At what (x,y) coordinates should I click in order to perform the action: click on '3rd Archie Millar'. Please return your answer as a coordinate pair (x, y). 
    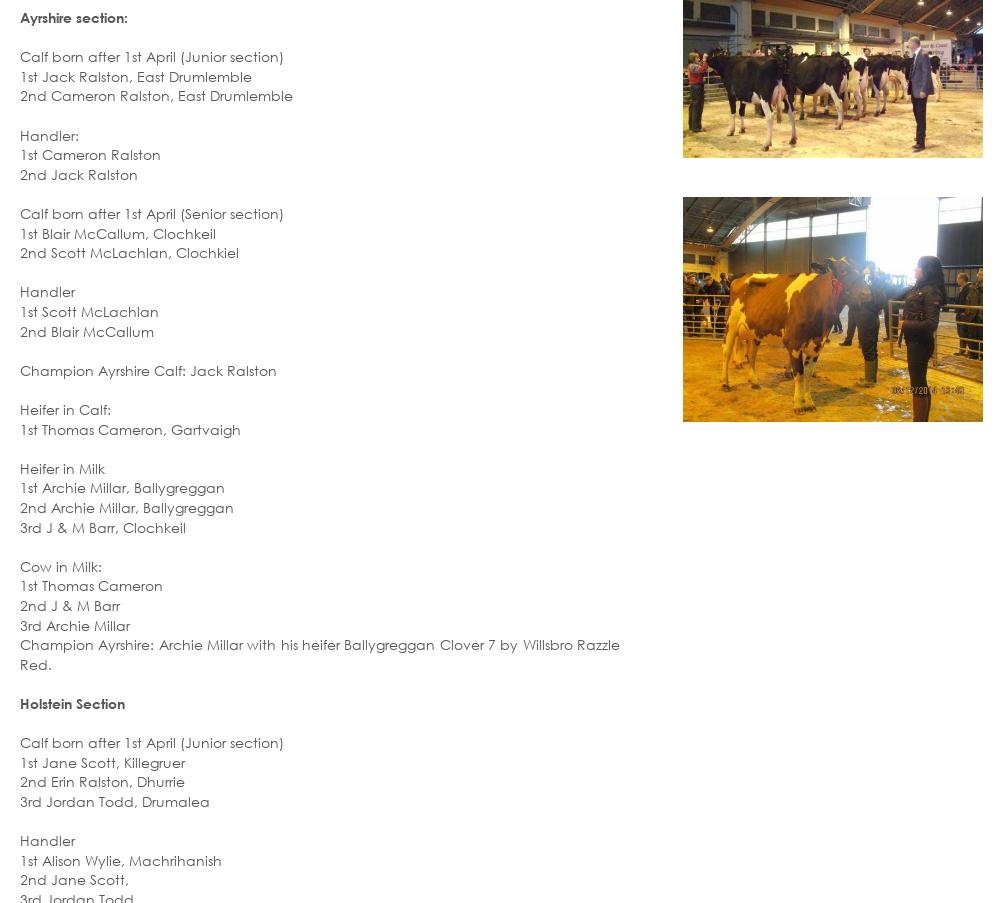
    Looking at the image, I should click on (74, 624).